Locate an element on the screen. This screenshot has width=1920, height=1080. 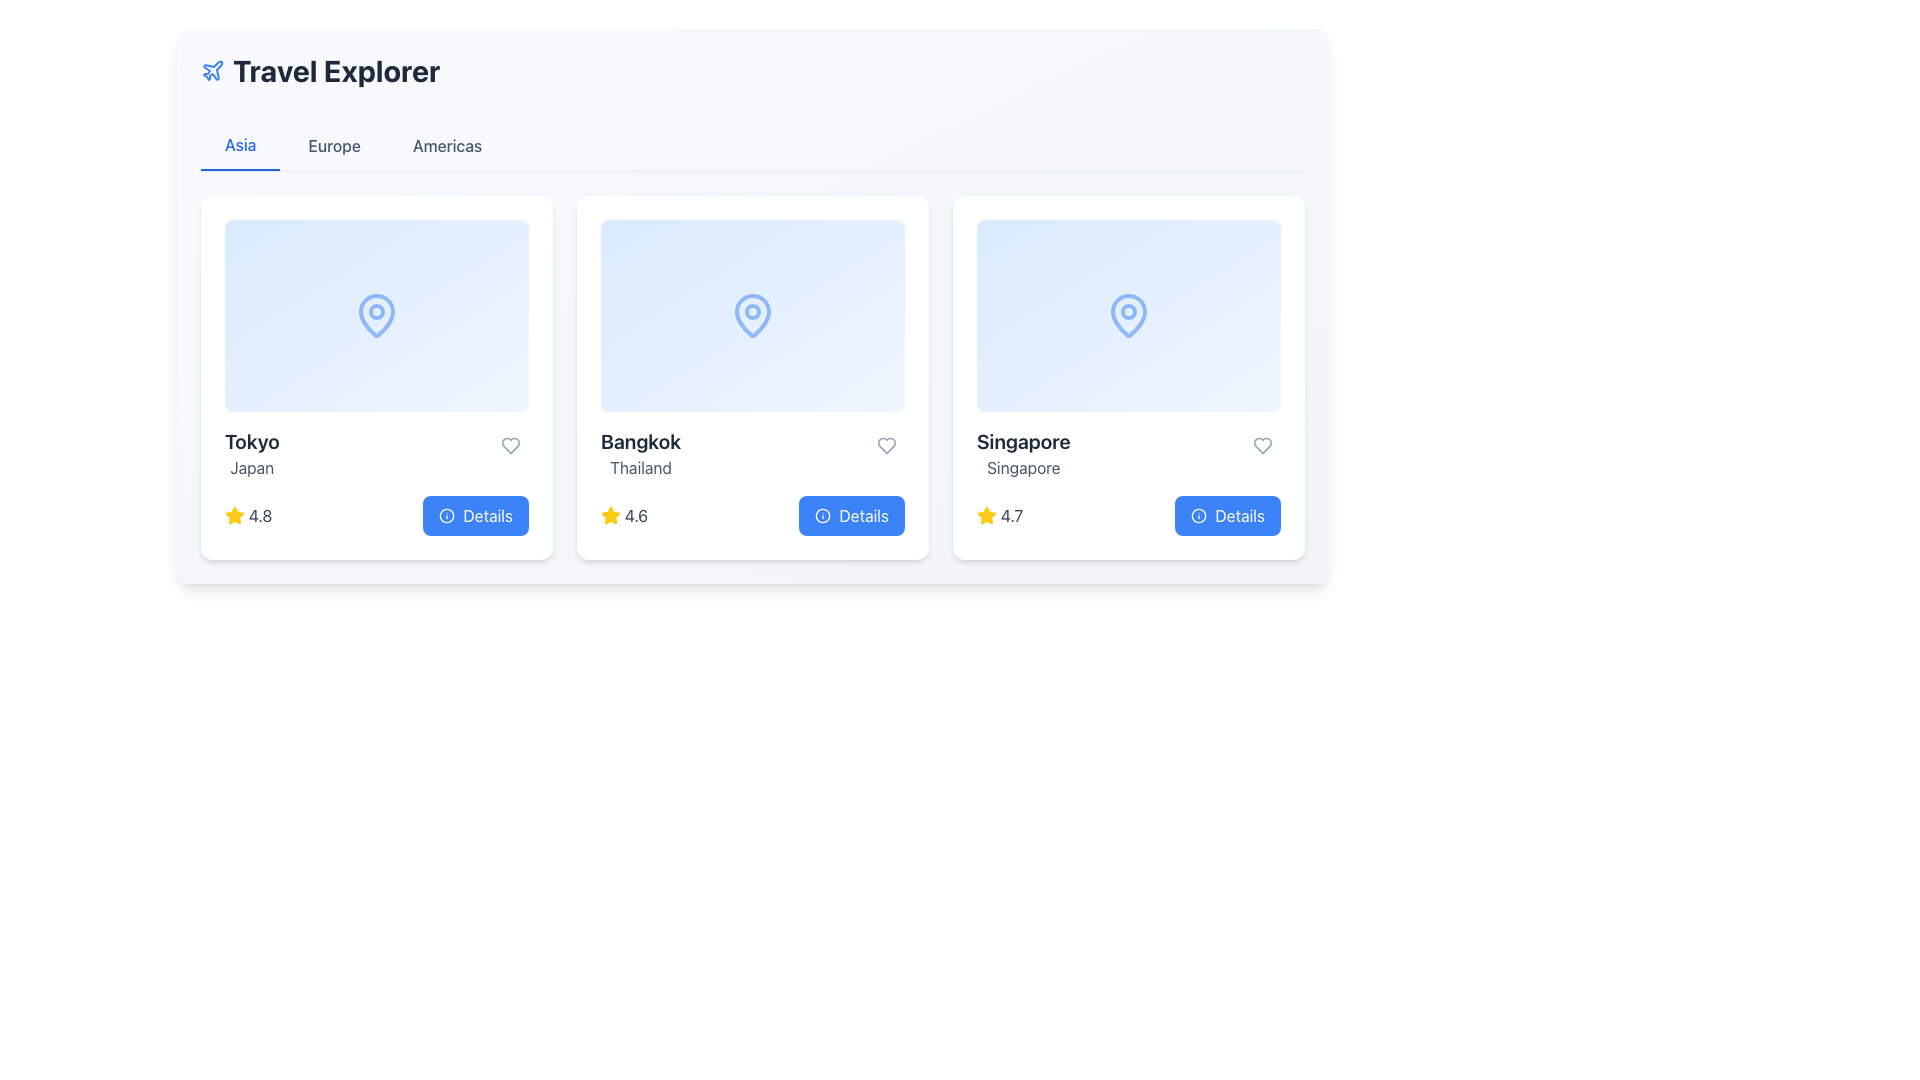
text content of the label for the location 'Singapore', which is the third element in the row of location cards under the 'Asia' tab in the 'Travel Explorer' interface is located at coordinates (1023, 454).